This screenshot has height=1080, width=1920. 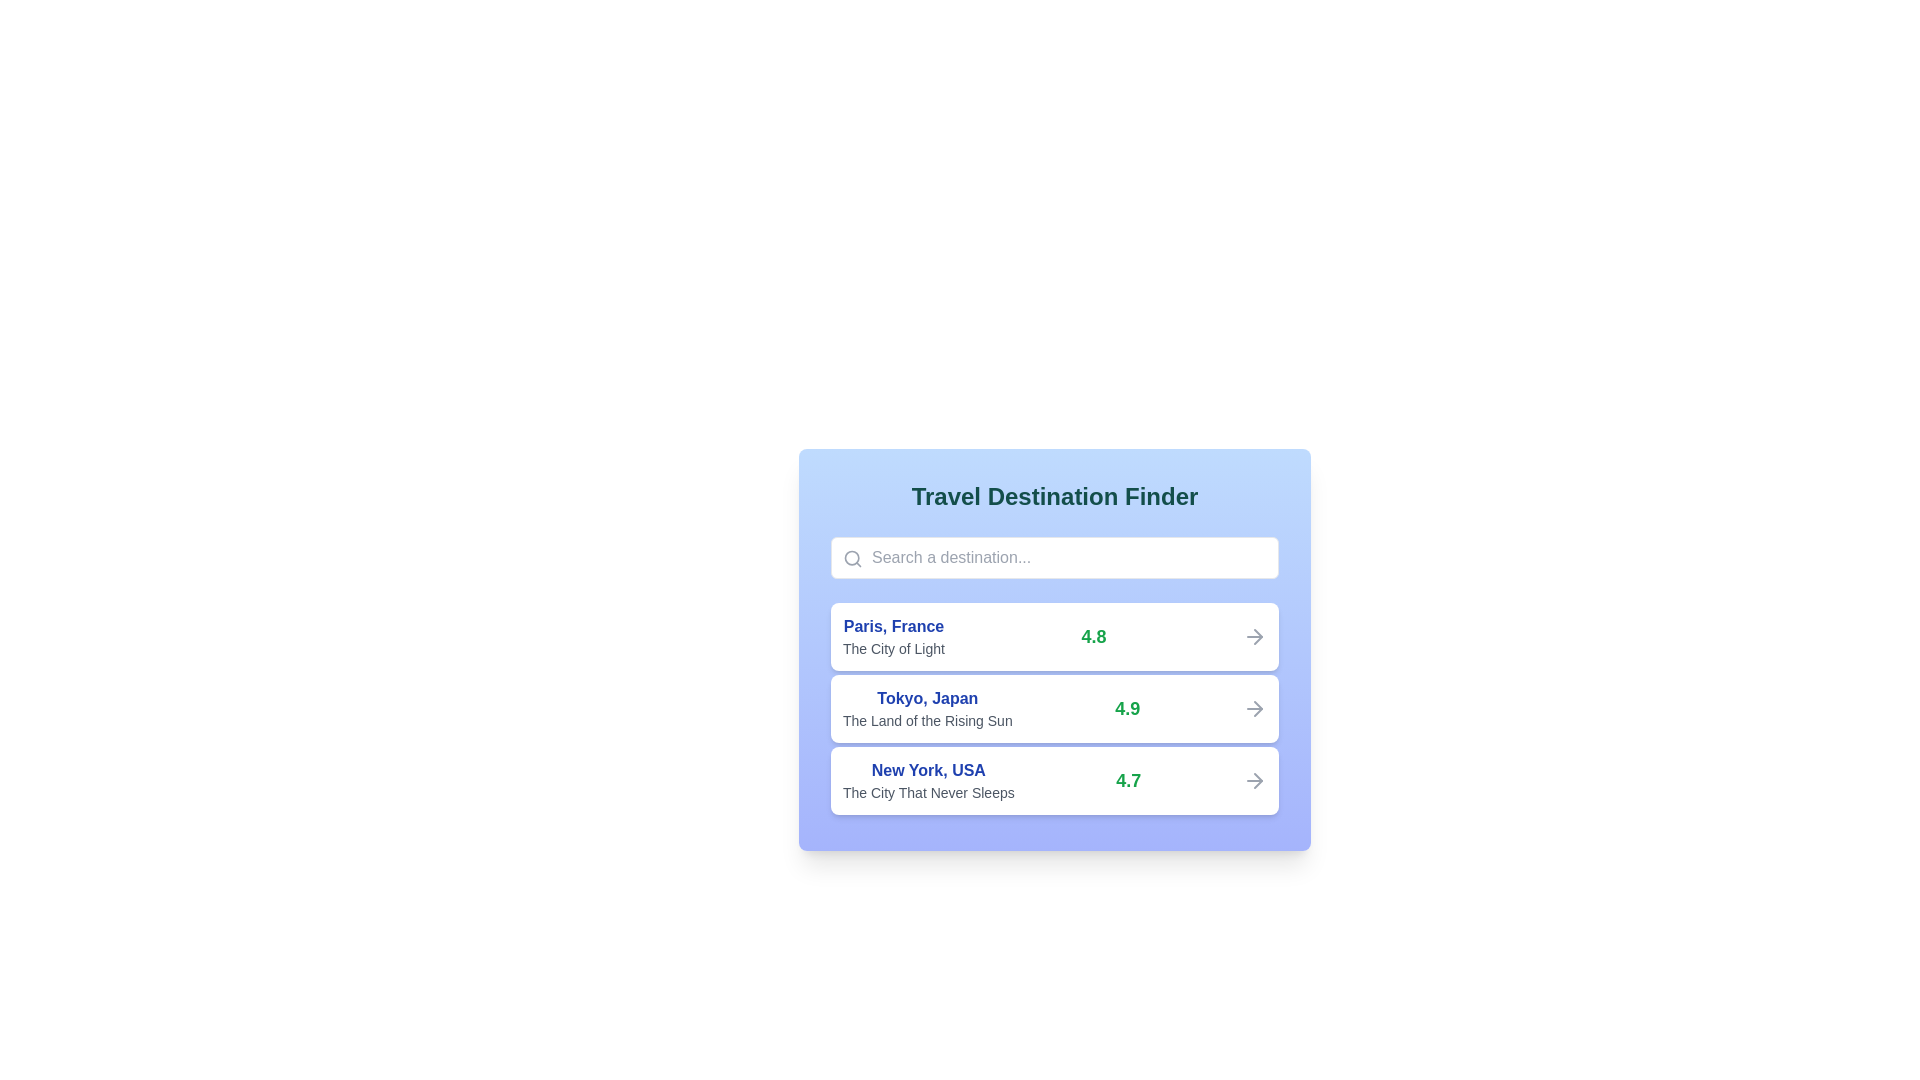 What do you see at coordinates (1128, 779) in the screenshot?
I see `the static display of the rating value positioned to the right of the destination titled 'New York, USA.'` at bounding box center [1128, 779].